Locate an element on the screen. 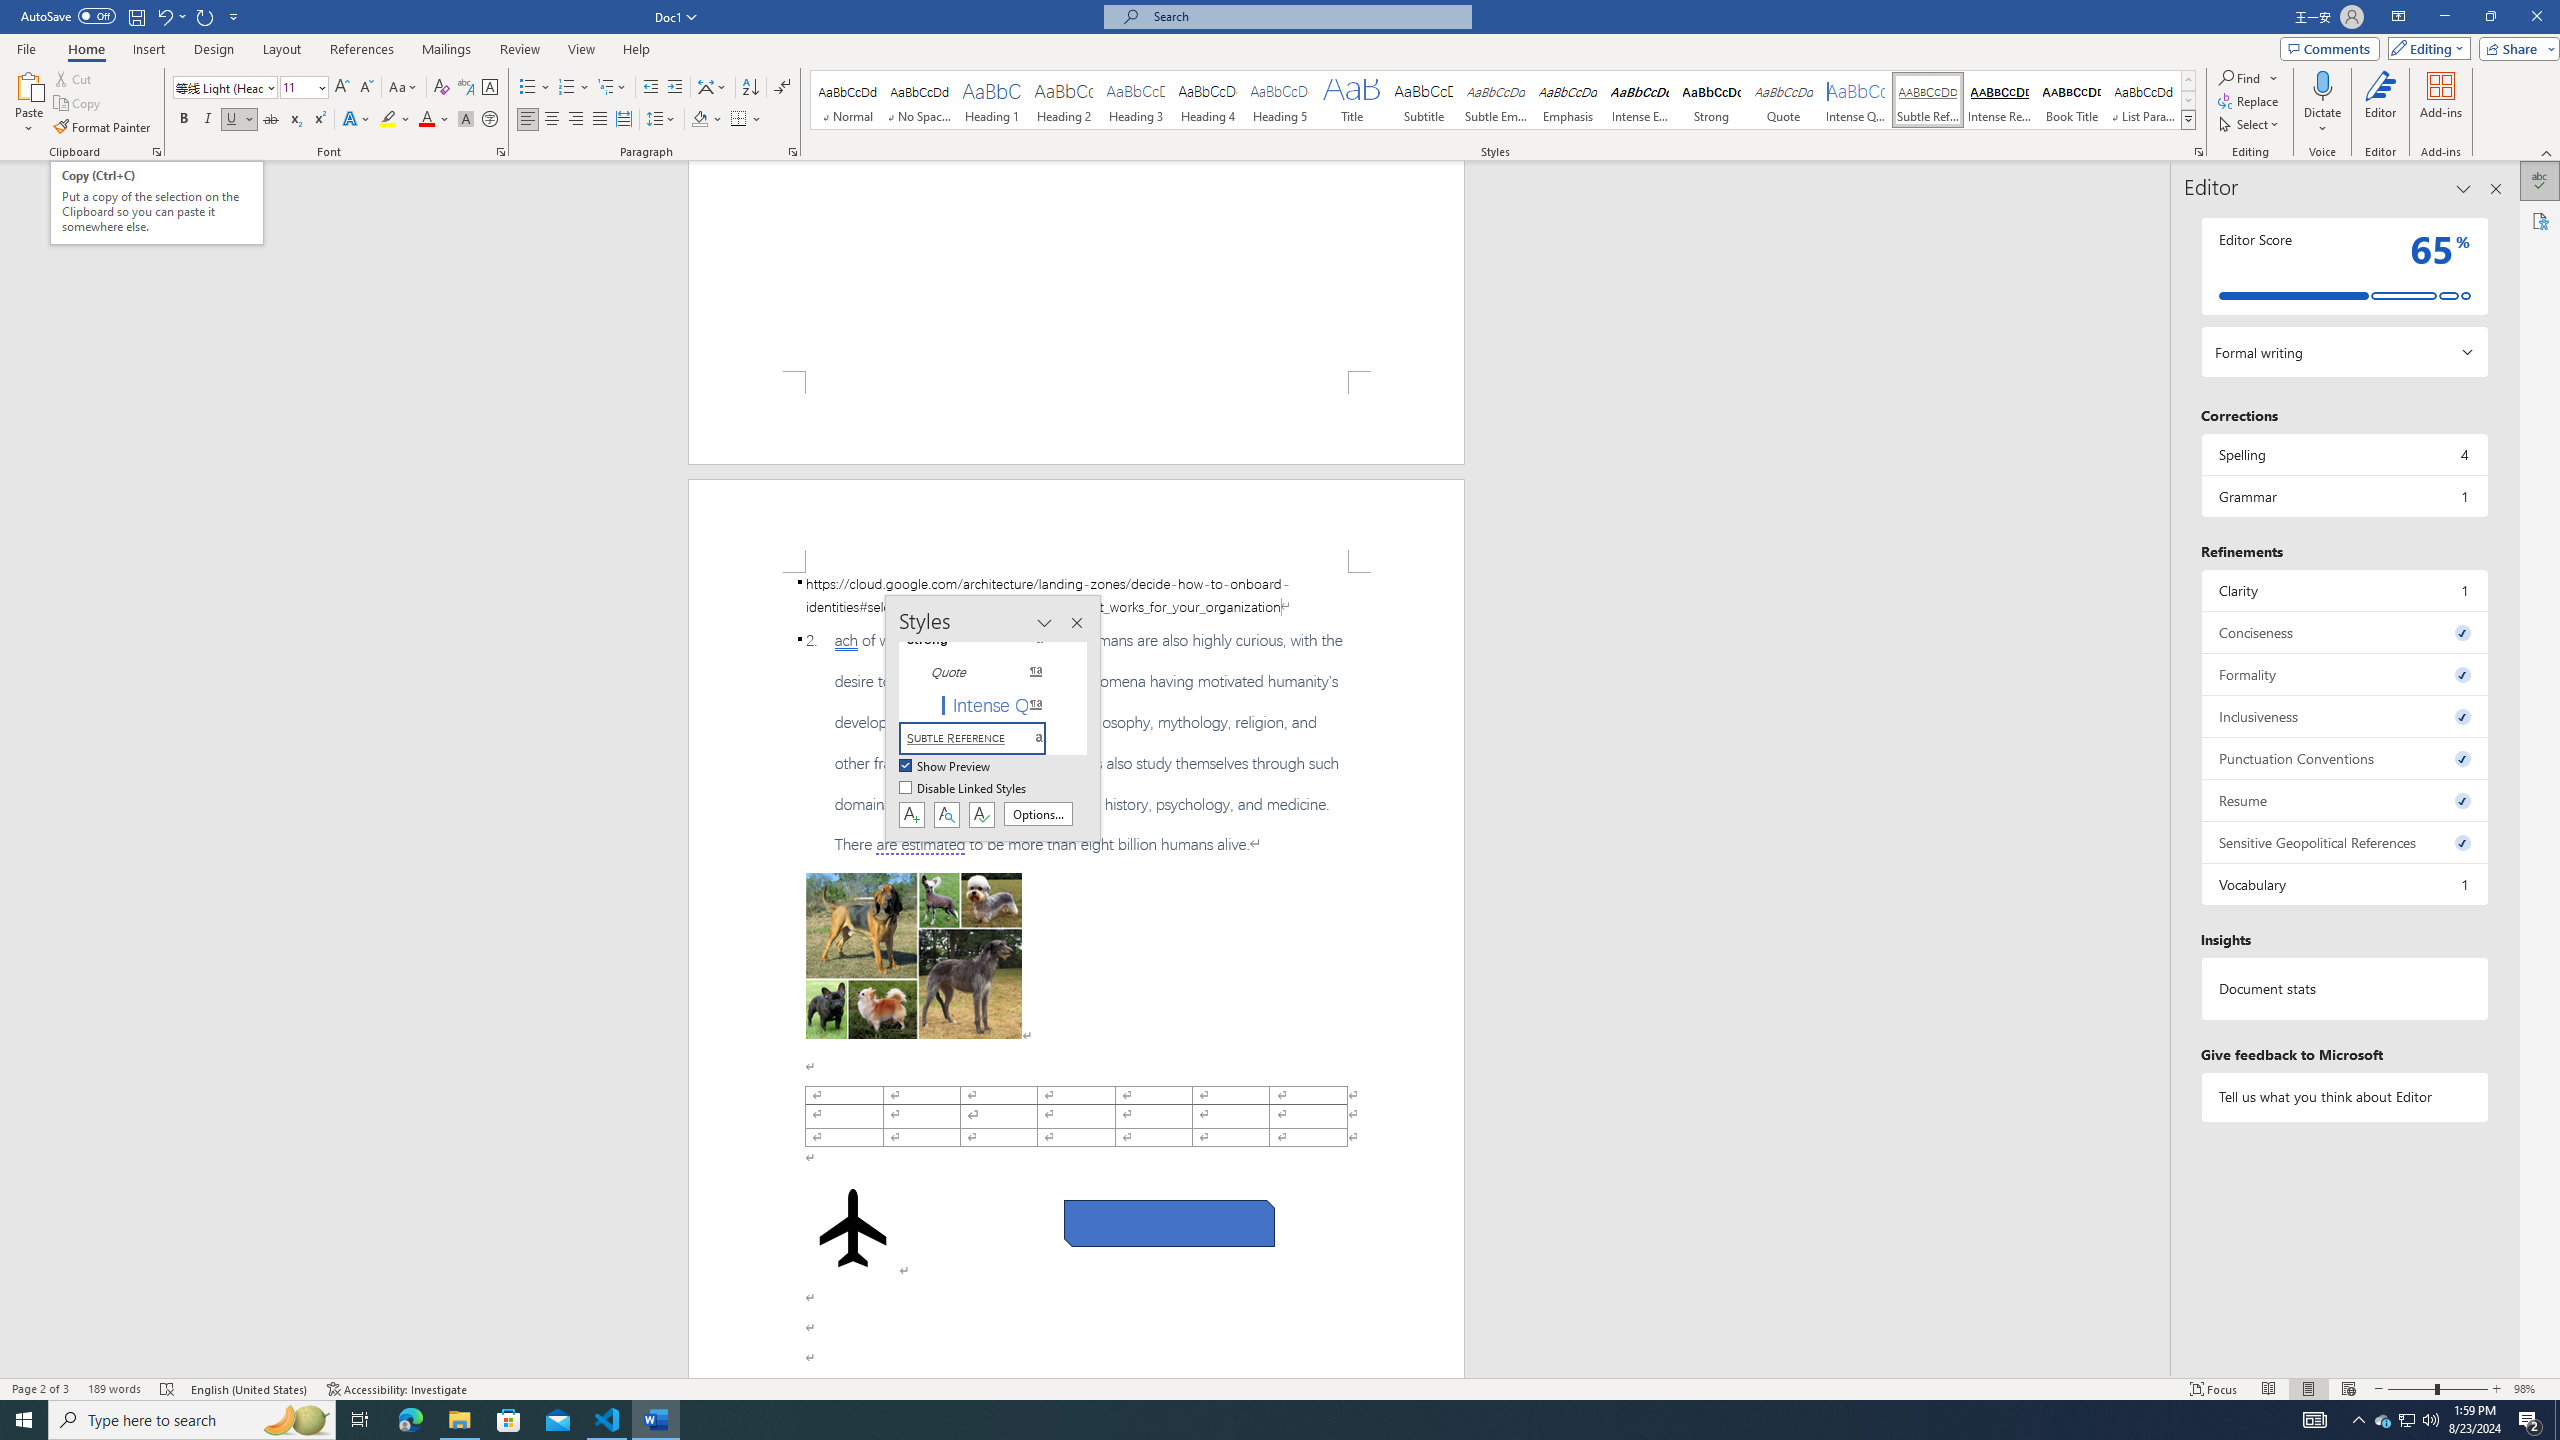  'Intense Emphasis' is located at coordinates (1639, 99).